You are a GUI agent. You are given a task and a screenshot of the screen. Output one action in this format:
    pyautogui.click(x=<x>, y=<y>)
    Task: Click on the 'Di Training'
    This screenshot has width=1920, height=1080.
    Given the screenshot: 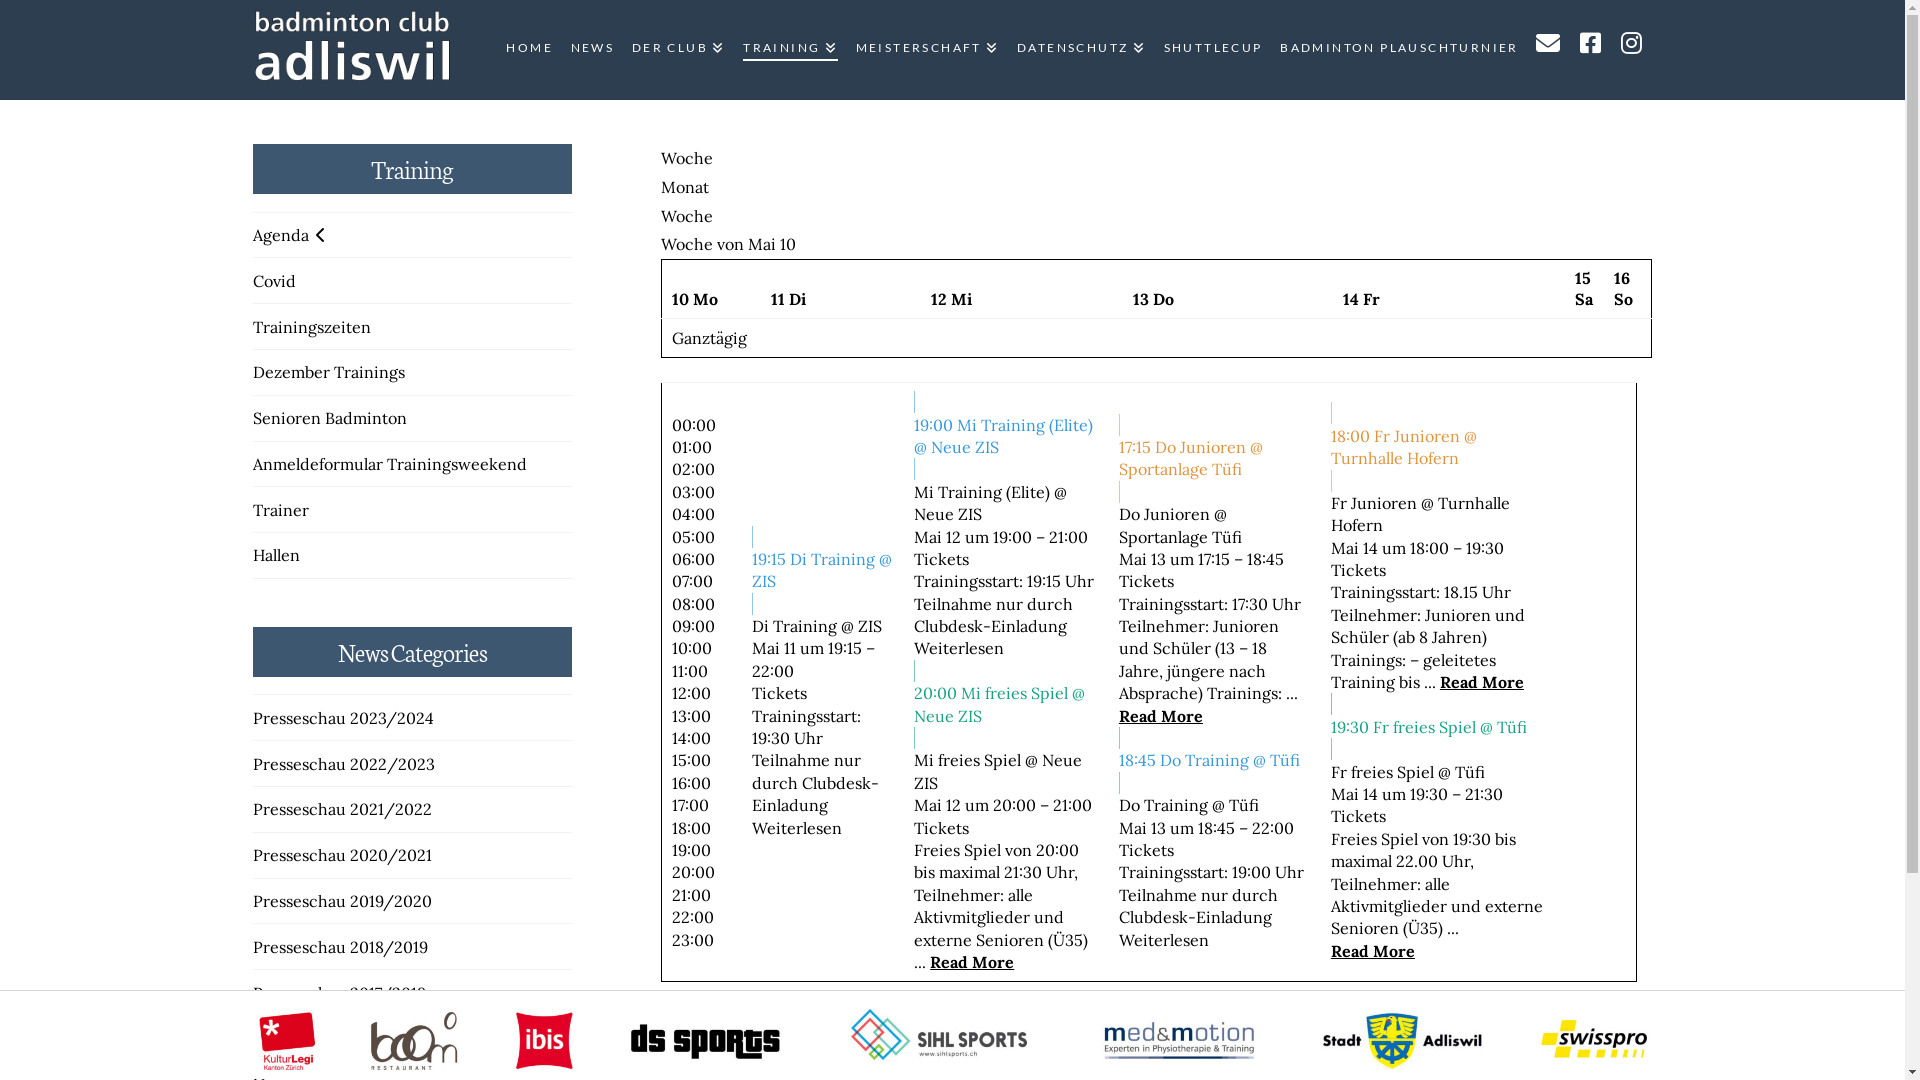 What is the action you would take?
    pyautogui.click(x=793, y=624)
    